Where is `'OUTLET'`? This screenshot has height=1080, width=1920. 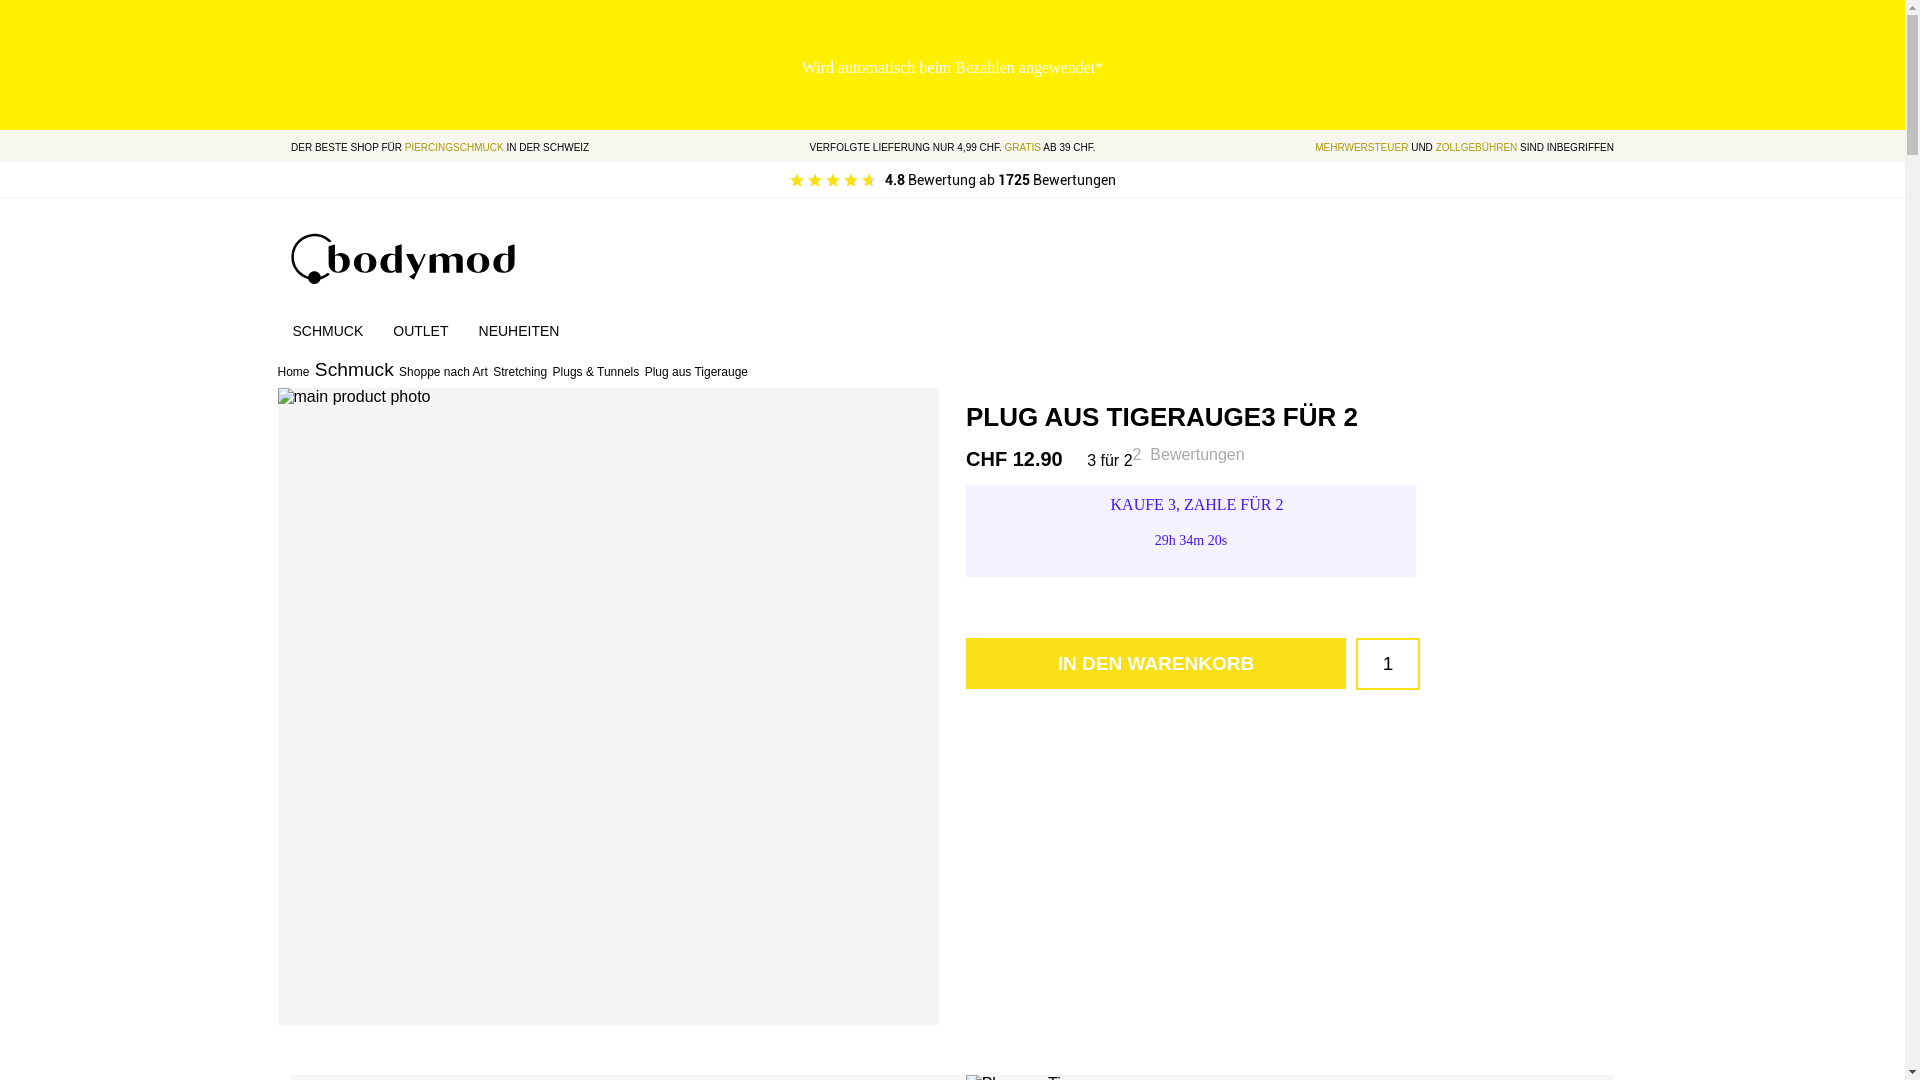
'OUTLET' is located at coordinates (419, 330).